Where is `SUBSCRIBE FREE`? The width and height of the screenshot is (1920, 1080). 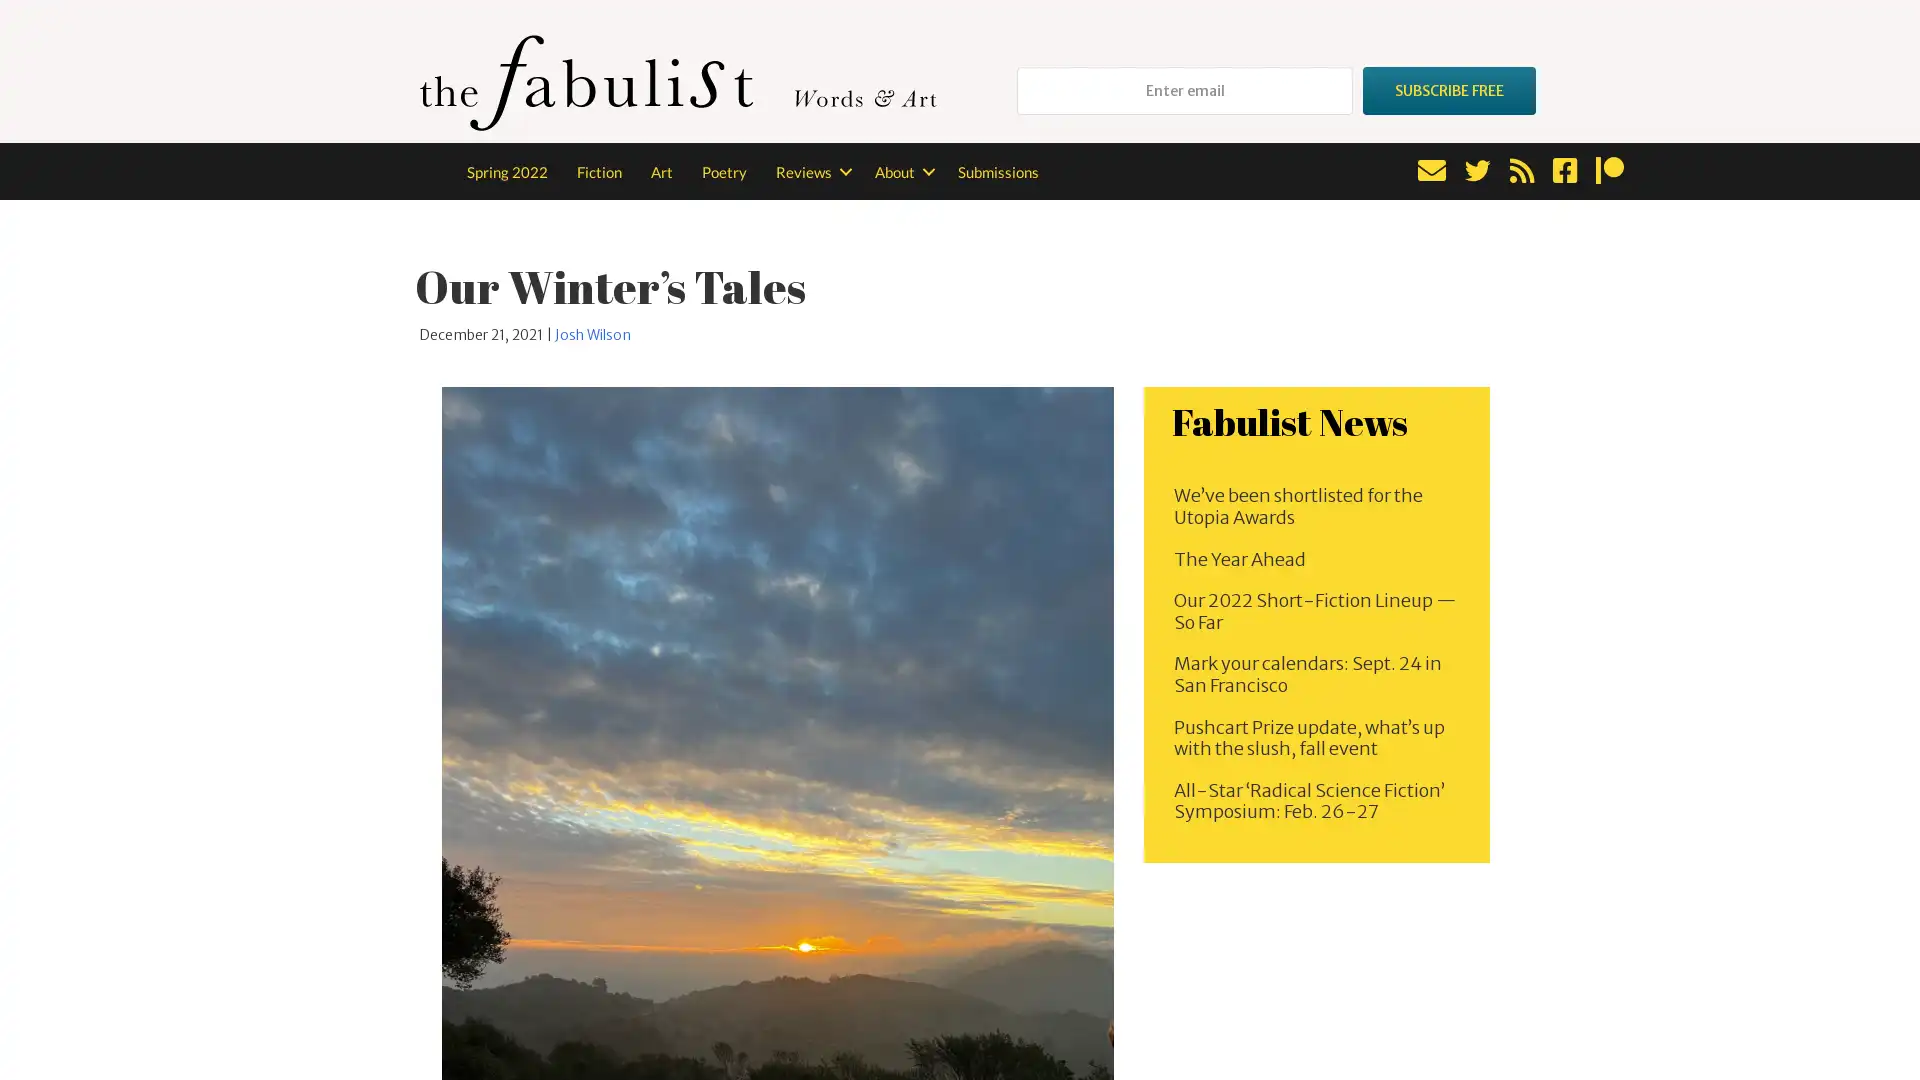
SUBSCRIBE FREE is located at coordinates (1448, 88).